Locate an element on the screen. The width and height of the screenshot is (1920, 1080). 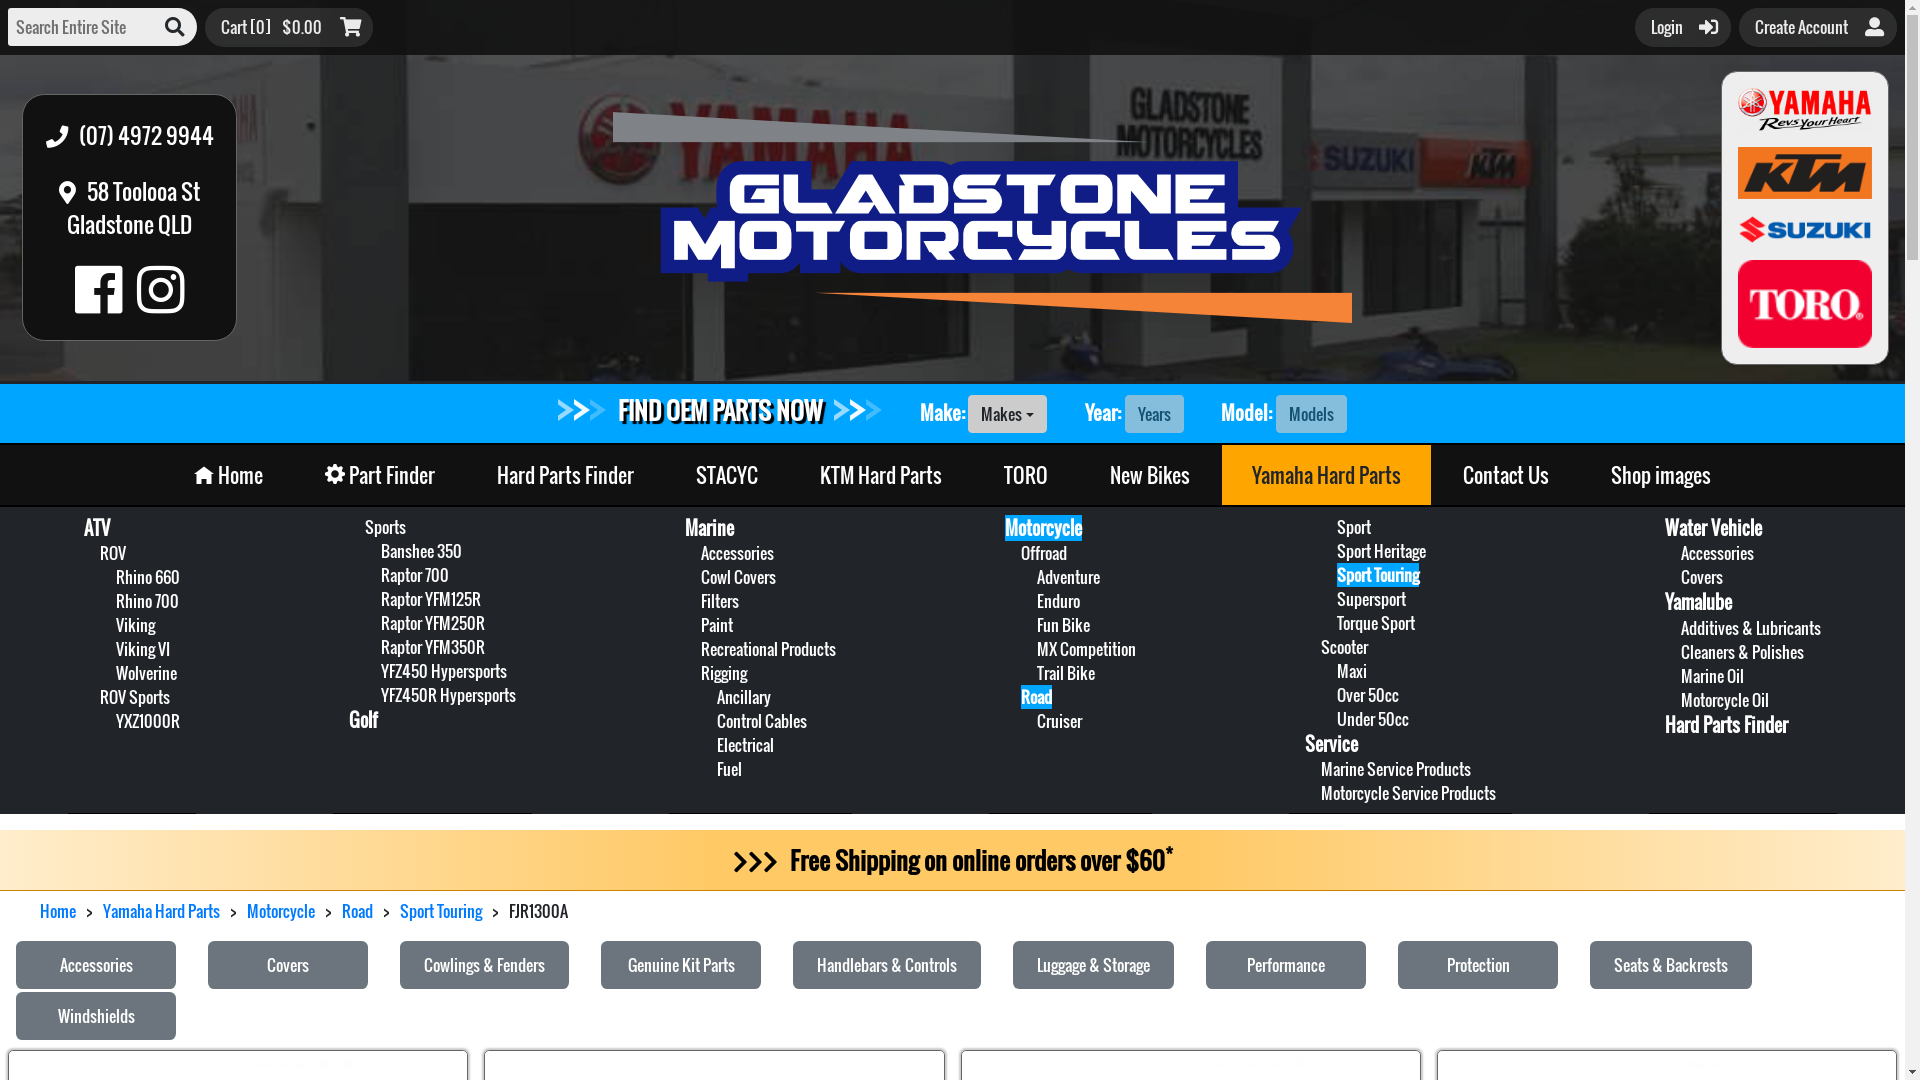
'KTM Hard Parts' is located at coordinates (880, 474).